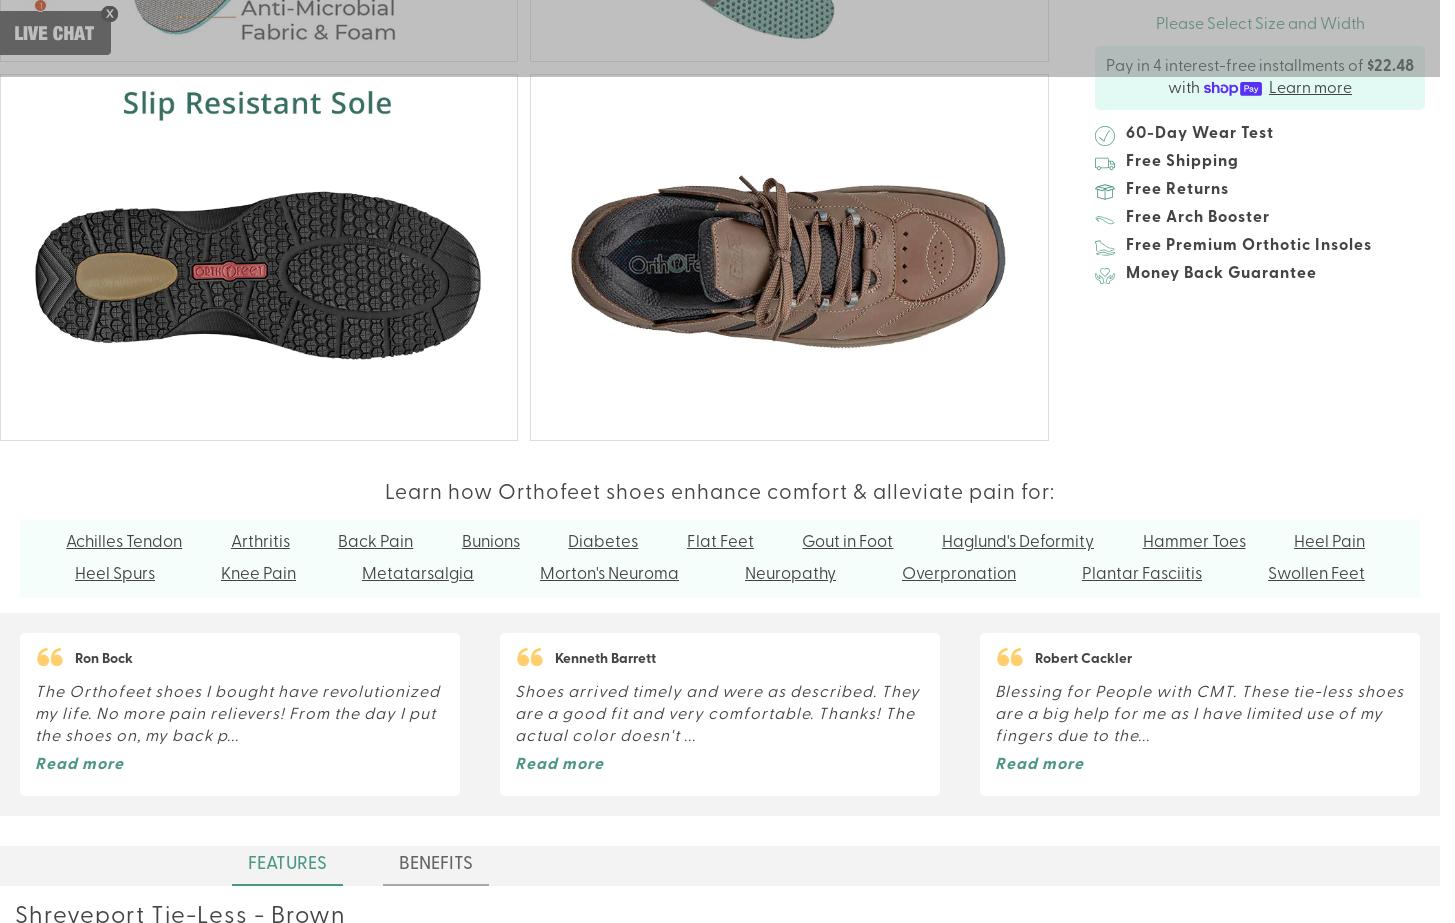 Image resolution: width=1455 pixels, height=923 pixels. I want to click on 'Gout in Foot', so click(846, 541).